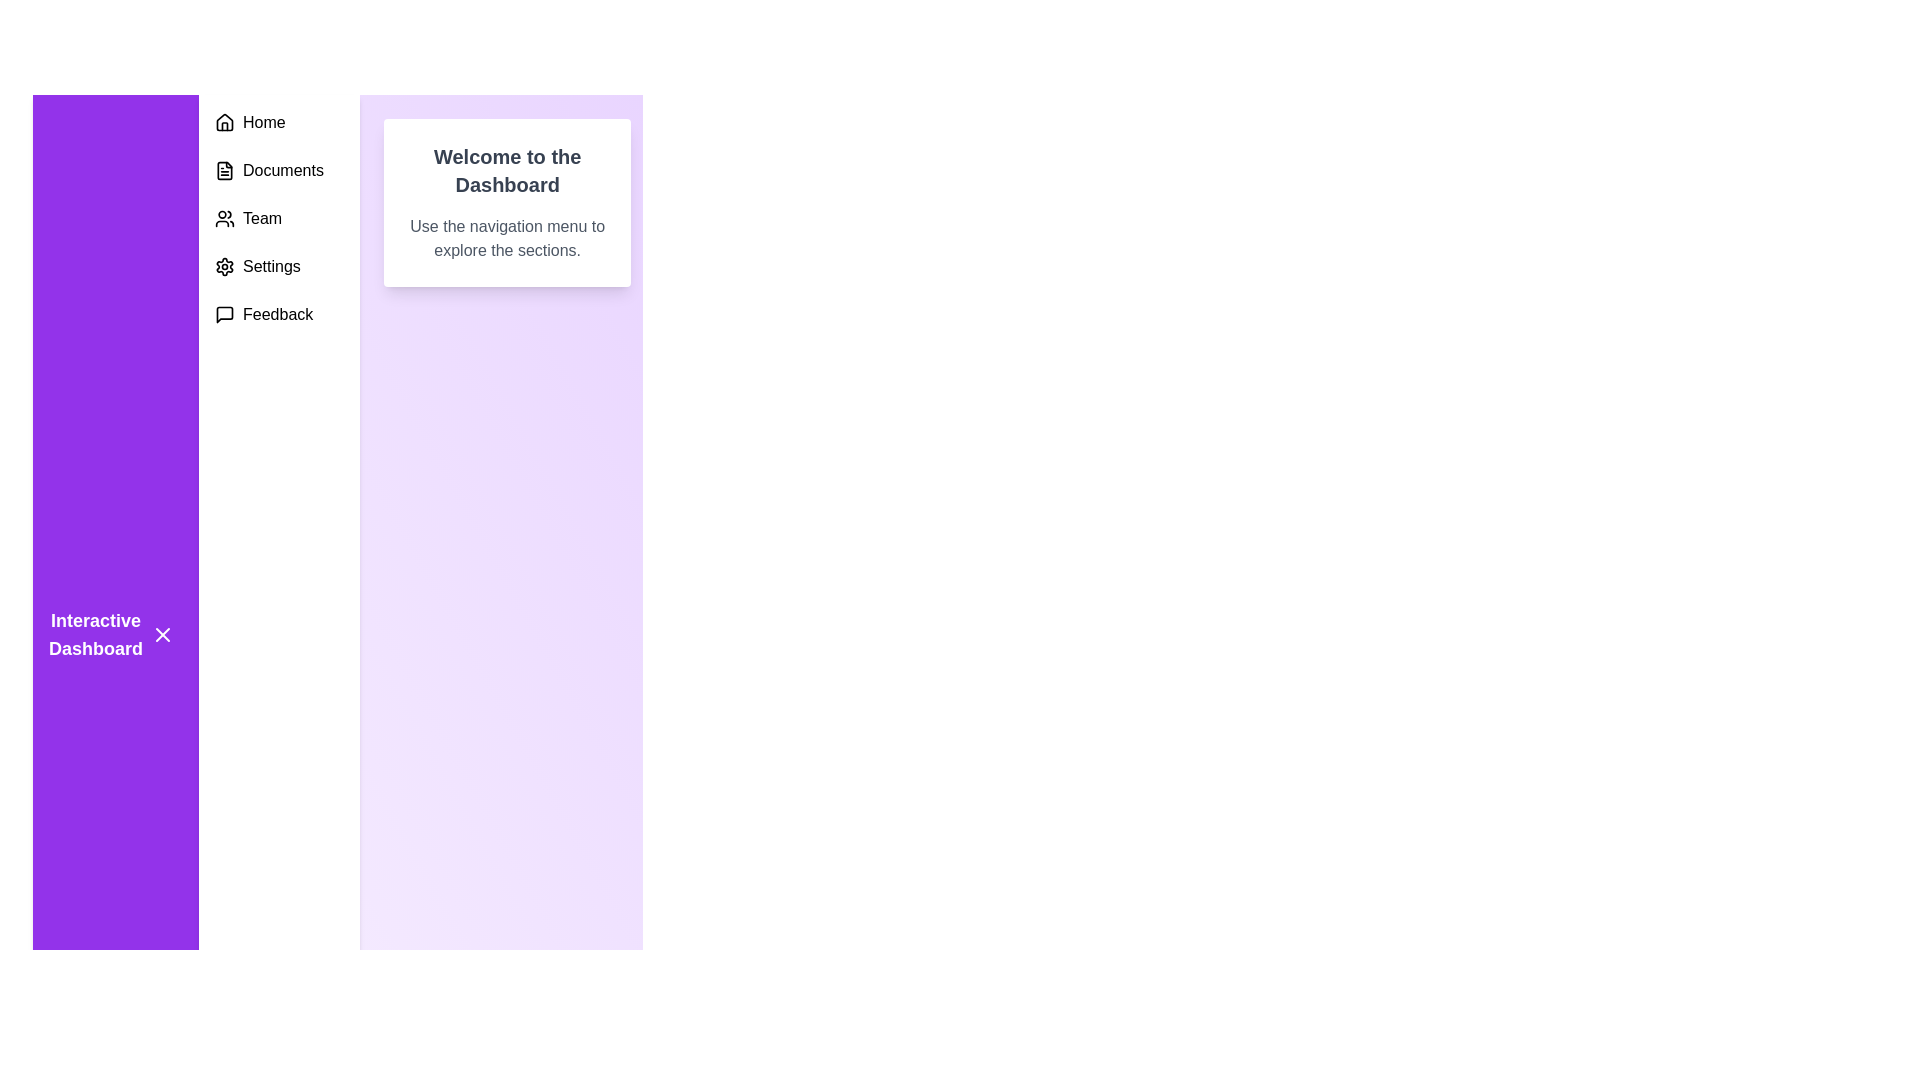 The width and height of the screenshot is (1920, 1080). What do you see at coordinates (225, 315) in the screenshot?
I see `the small square-shaped speech bubble icon located in the left-hand vertical navigation bar, which is the fifth item from the top, next to the 'Feedback' label` at bounding box center [225, 315].